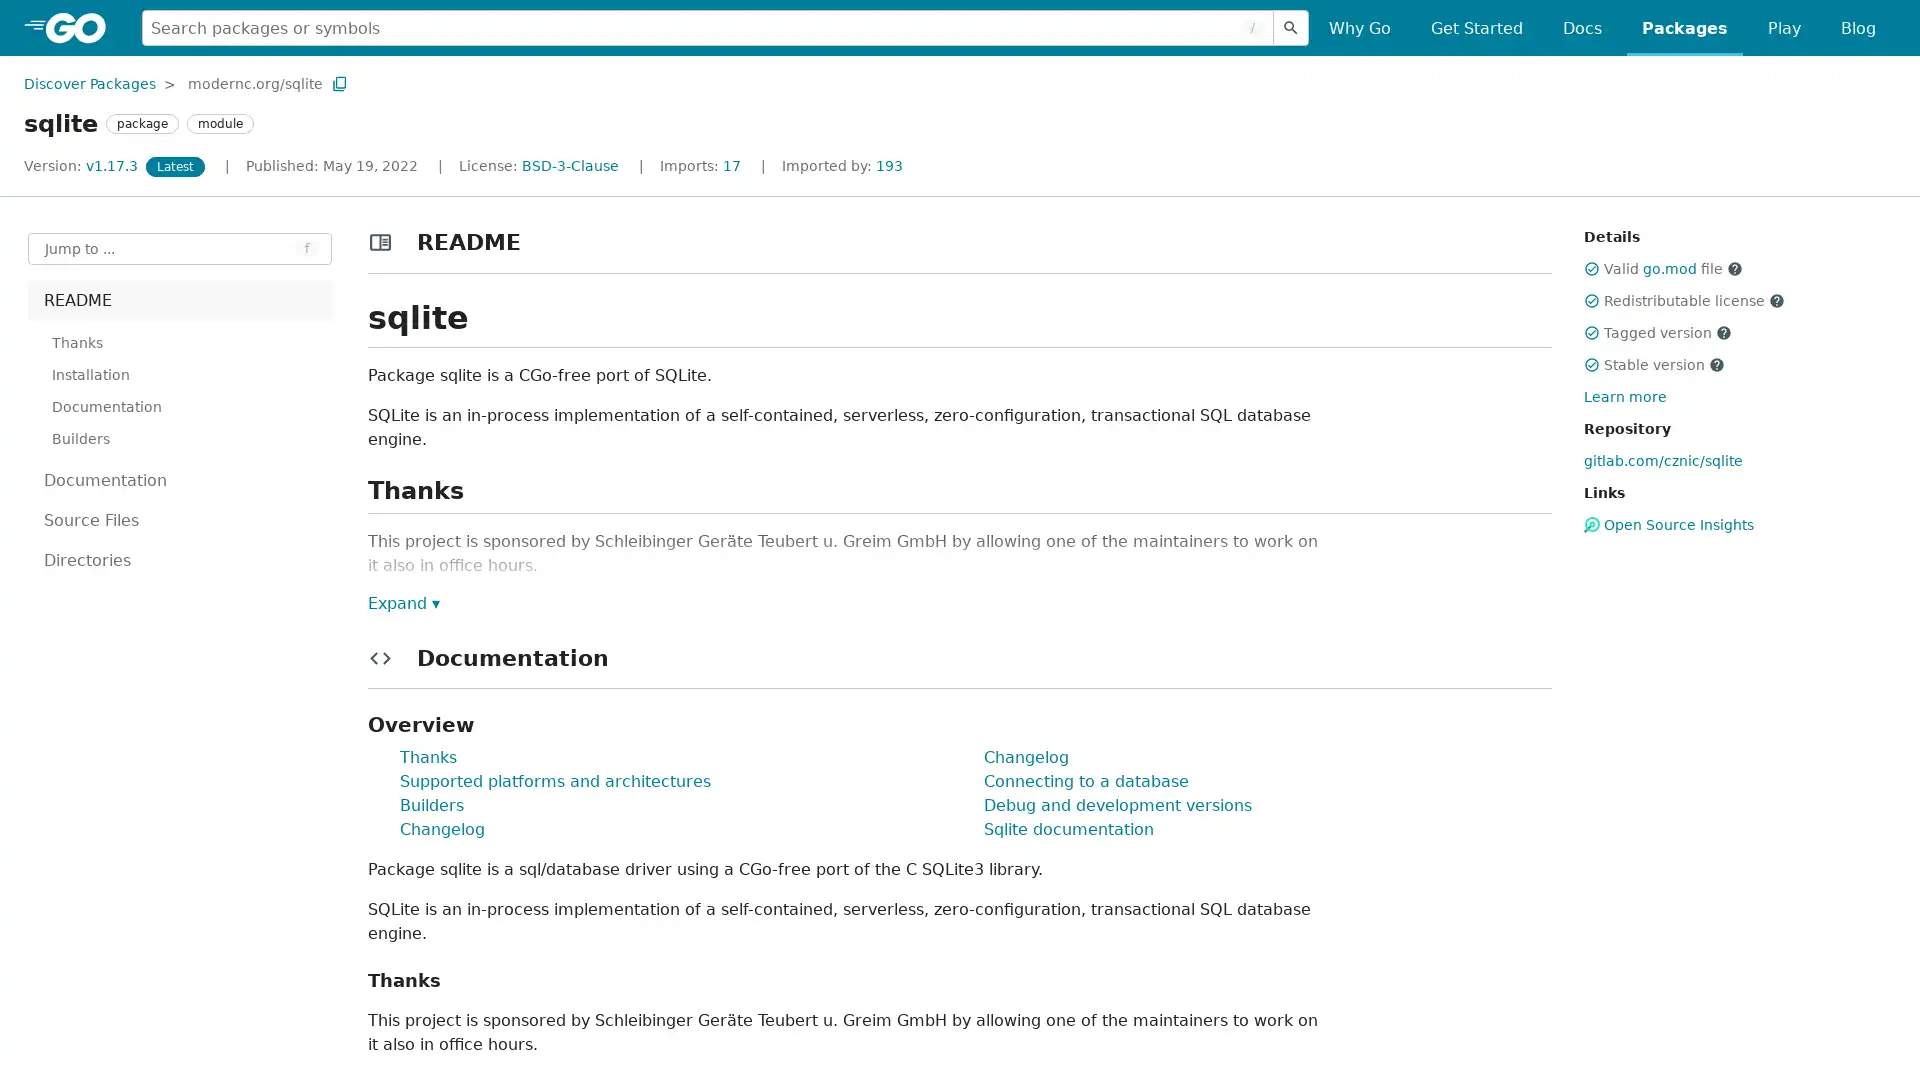  I want to click on Submit search, so click(1291, 27).